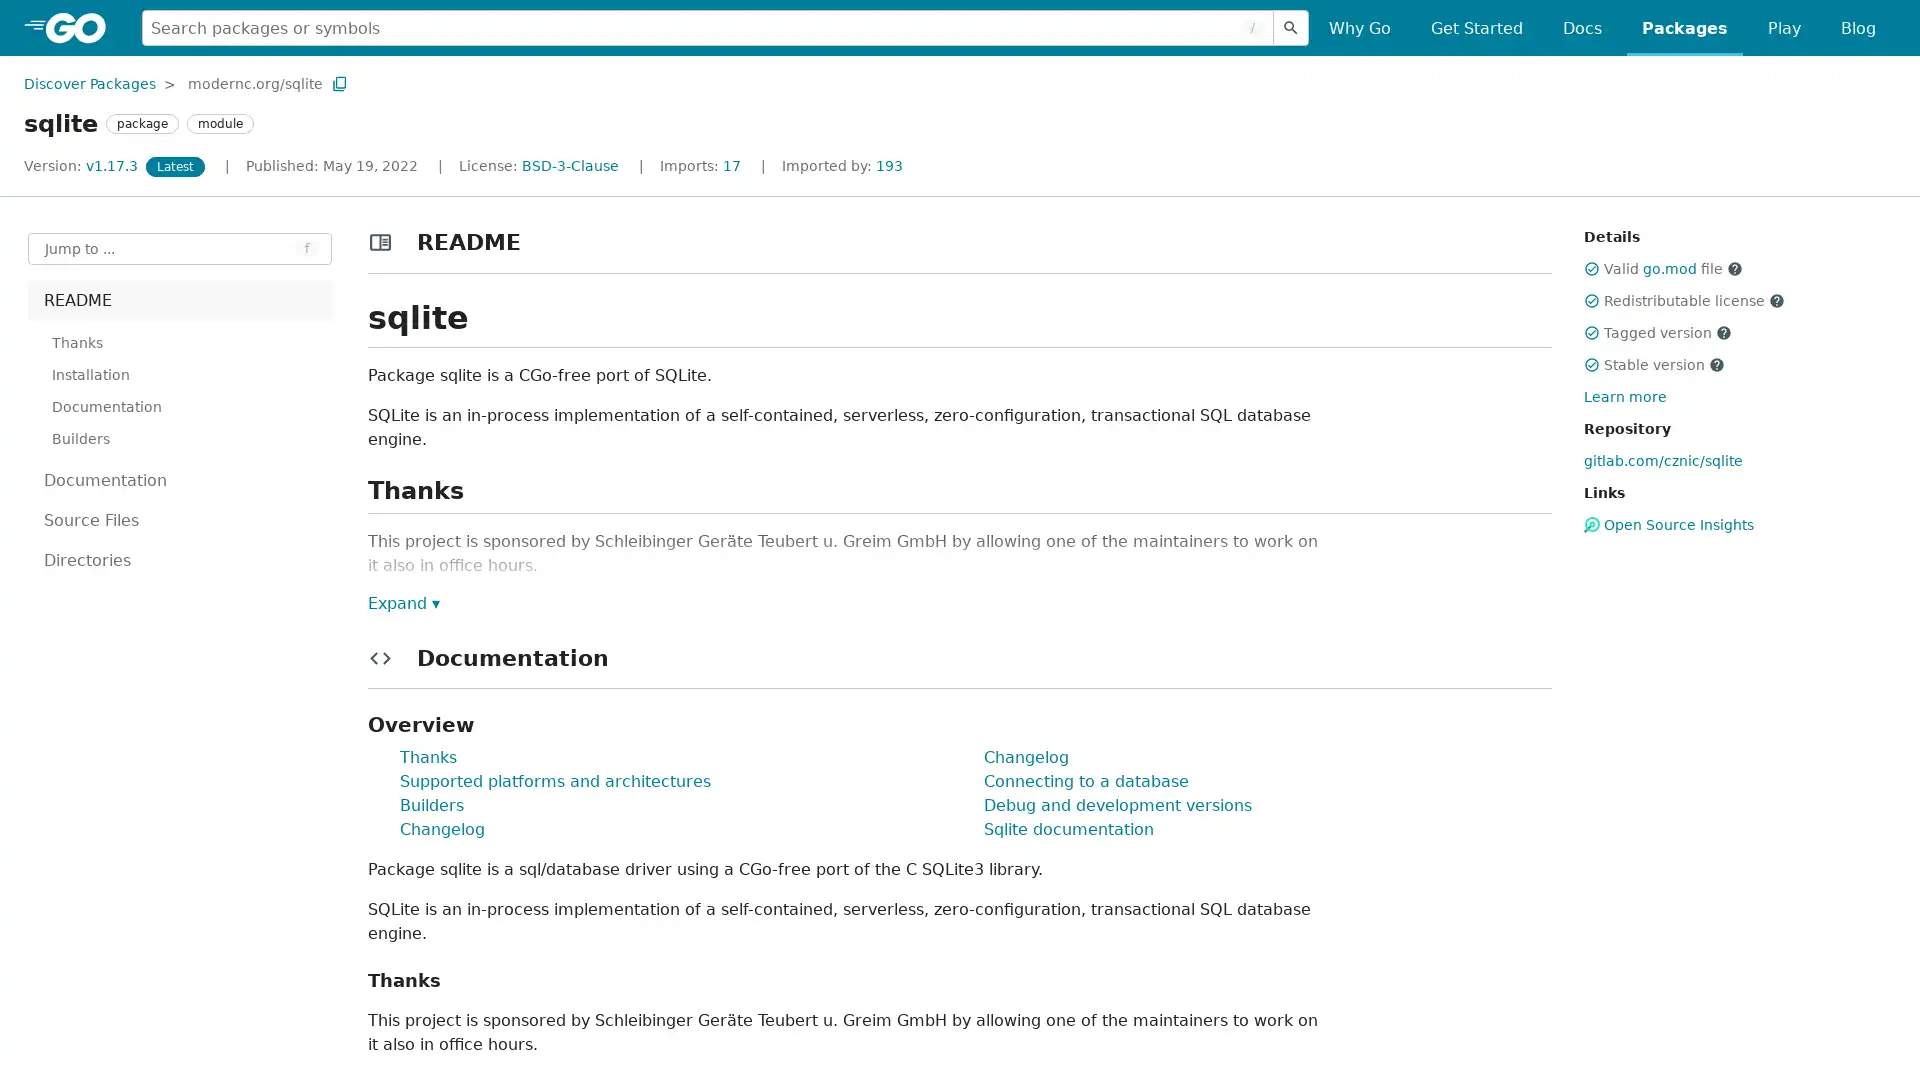  I want to click on Submit search, so click(1291, 27).